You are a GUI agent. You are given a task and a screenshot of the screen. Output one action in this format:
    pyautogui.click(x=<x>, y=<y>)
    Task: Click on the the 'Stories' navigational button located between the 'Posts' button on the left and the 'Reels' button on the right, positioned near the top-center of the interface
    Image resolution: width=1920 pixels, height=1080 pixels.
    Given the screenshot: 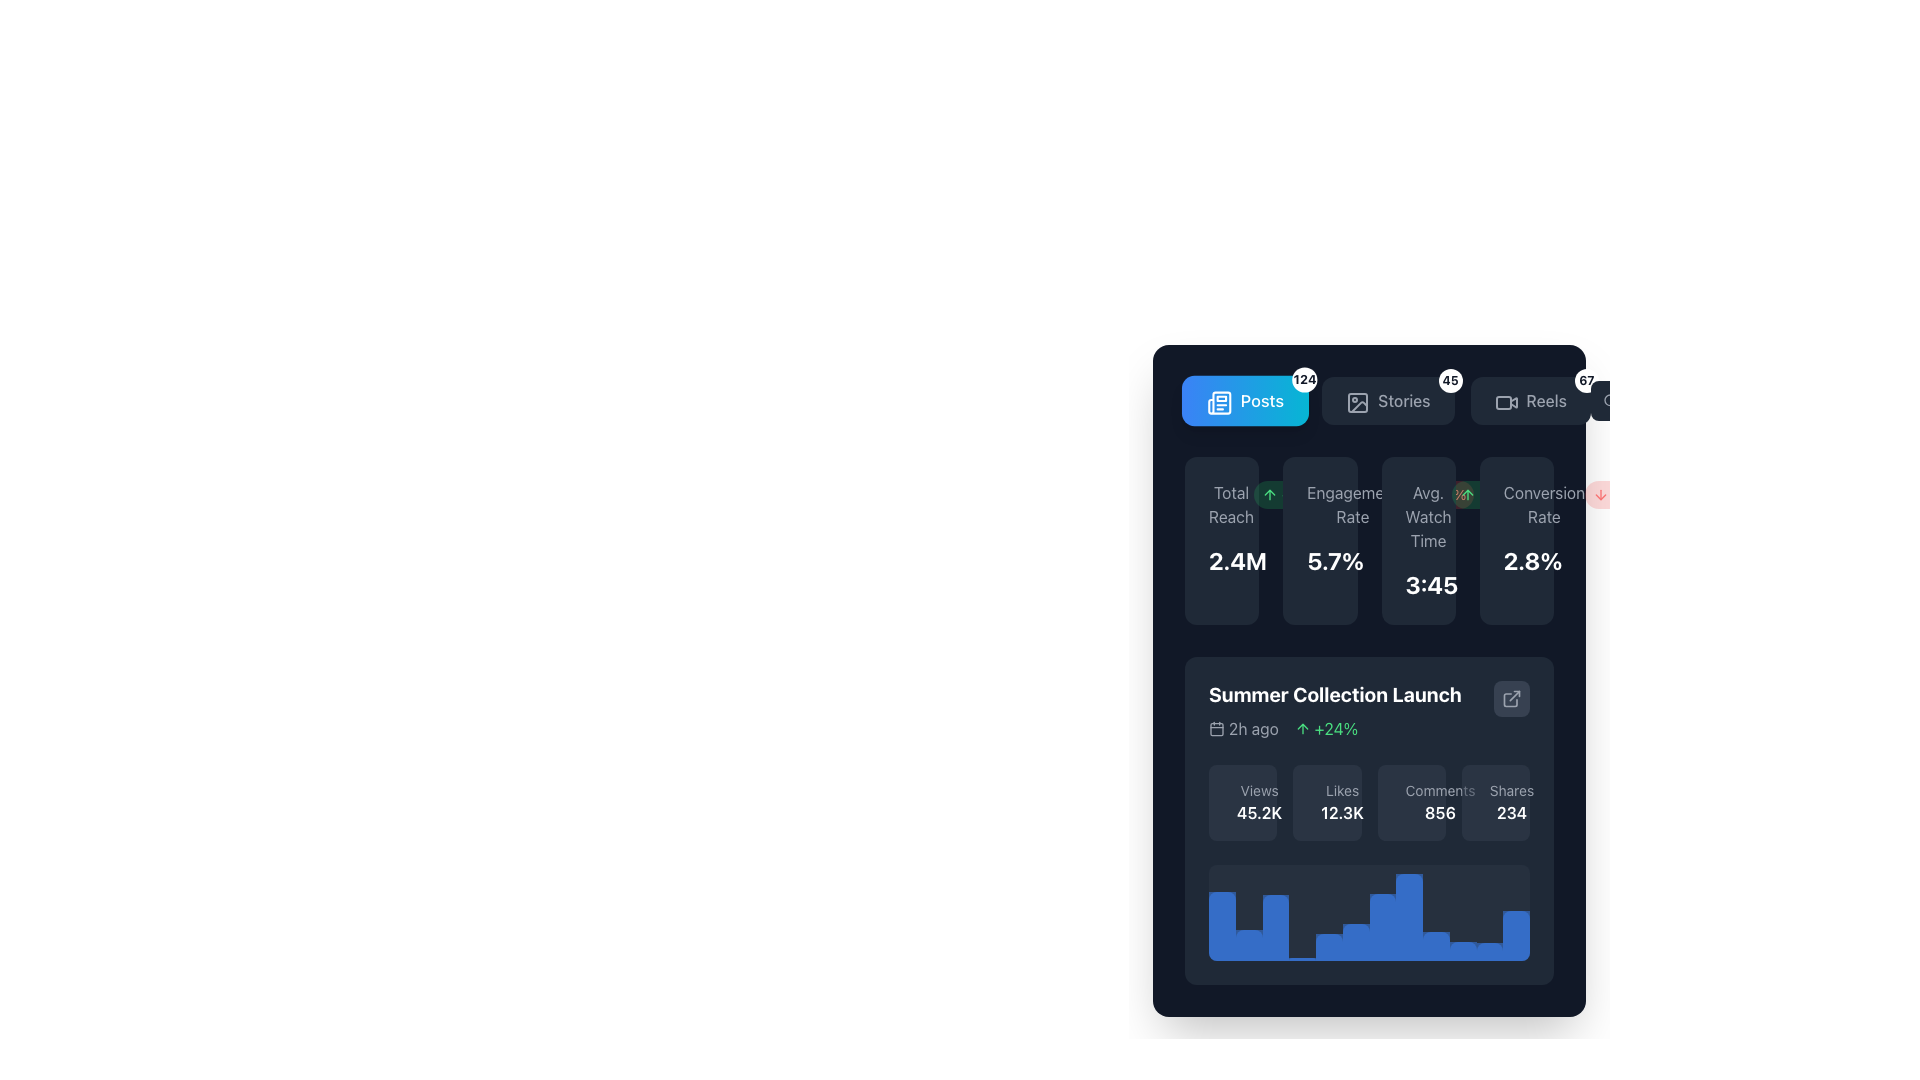 What is the action you would take?
    pyautogui.click(x=1387, y=401)
    